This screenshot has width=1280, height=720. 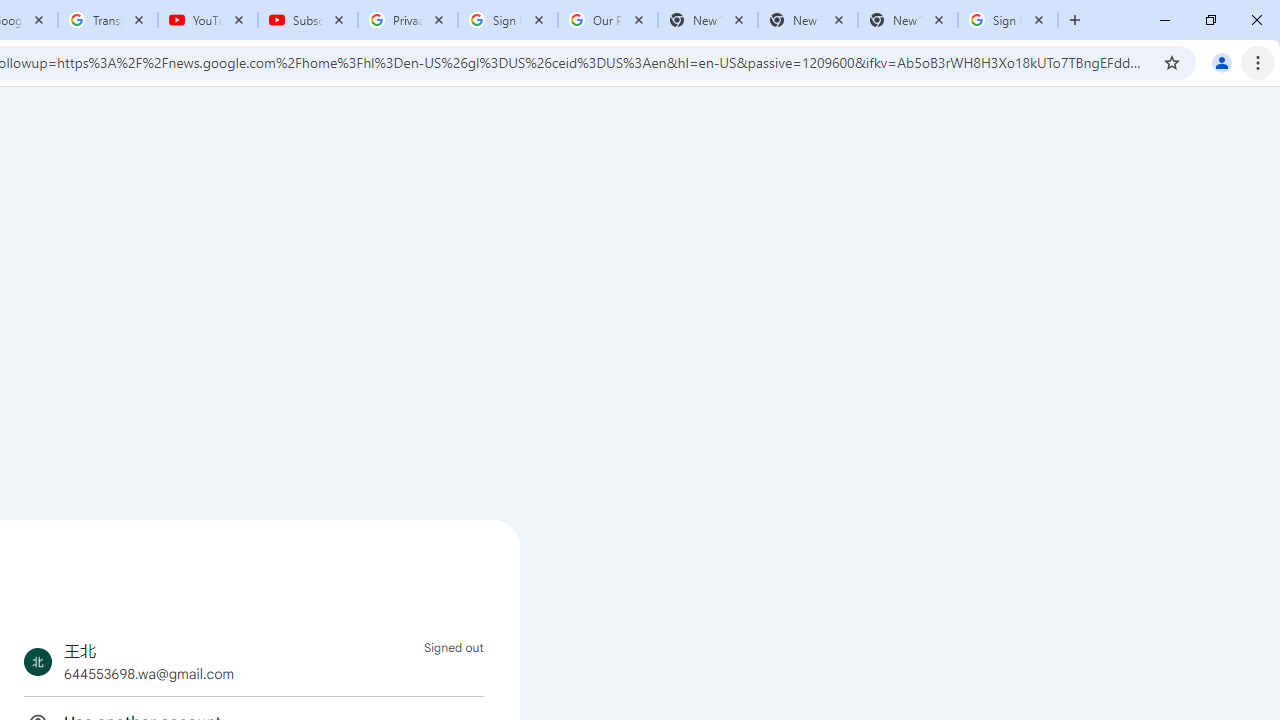 What do you see at coordinates (1008, 20) in the screenshot?
I see `'Sign in - Google Accounts'` at bounding box center [1008, 20].